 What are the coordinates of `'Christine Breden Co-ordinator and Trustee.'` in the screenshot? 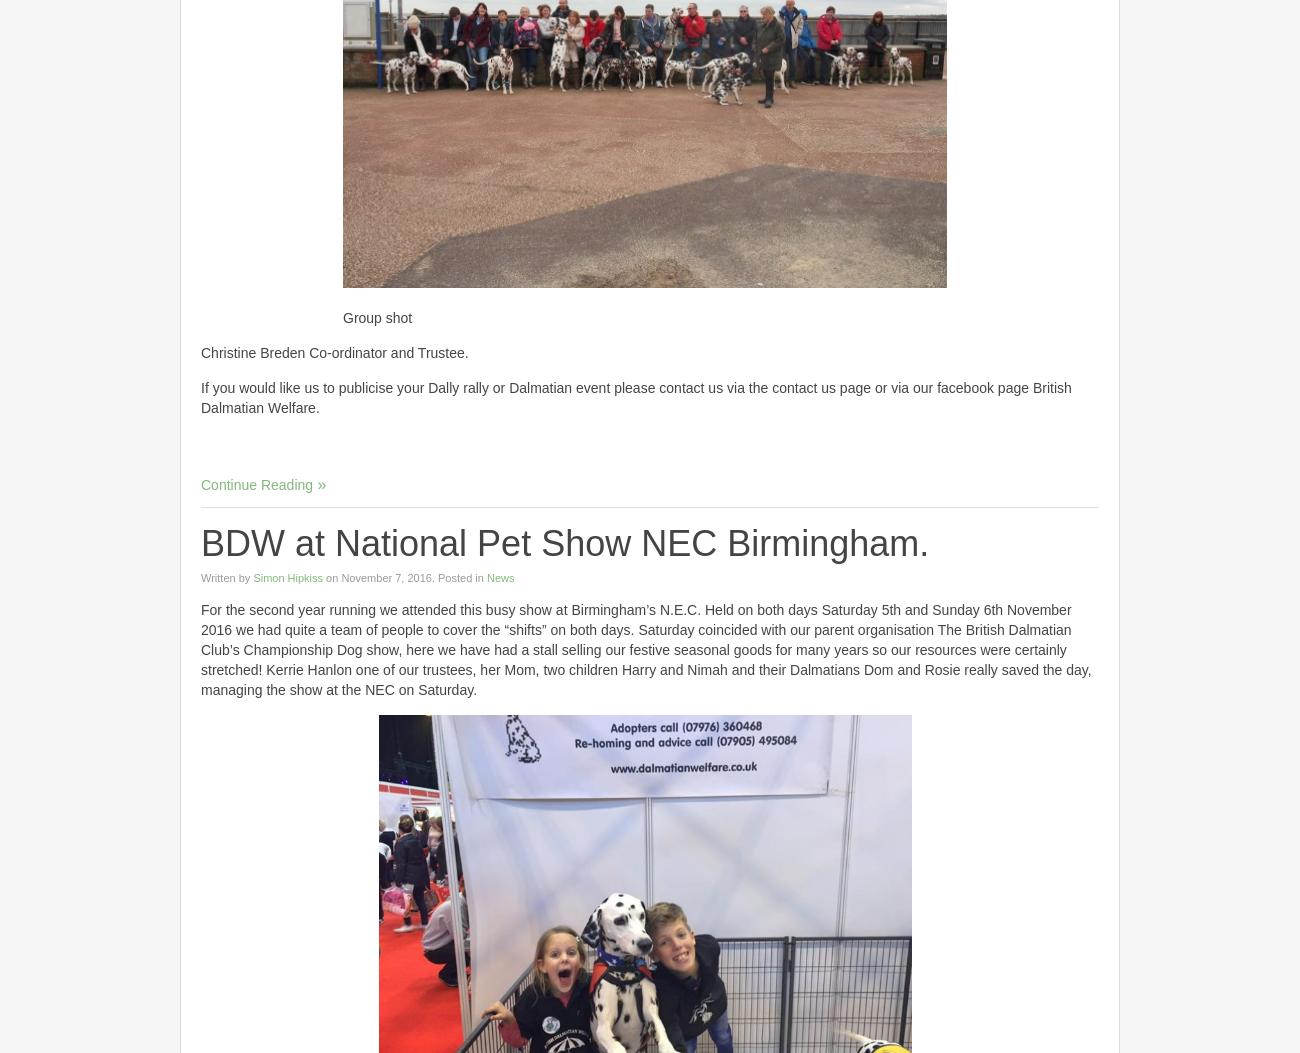 It's located at (333, 351).